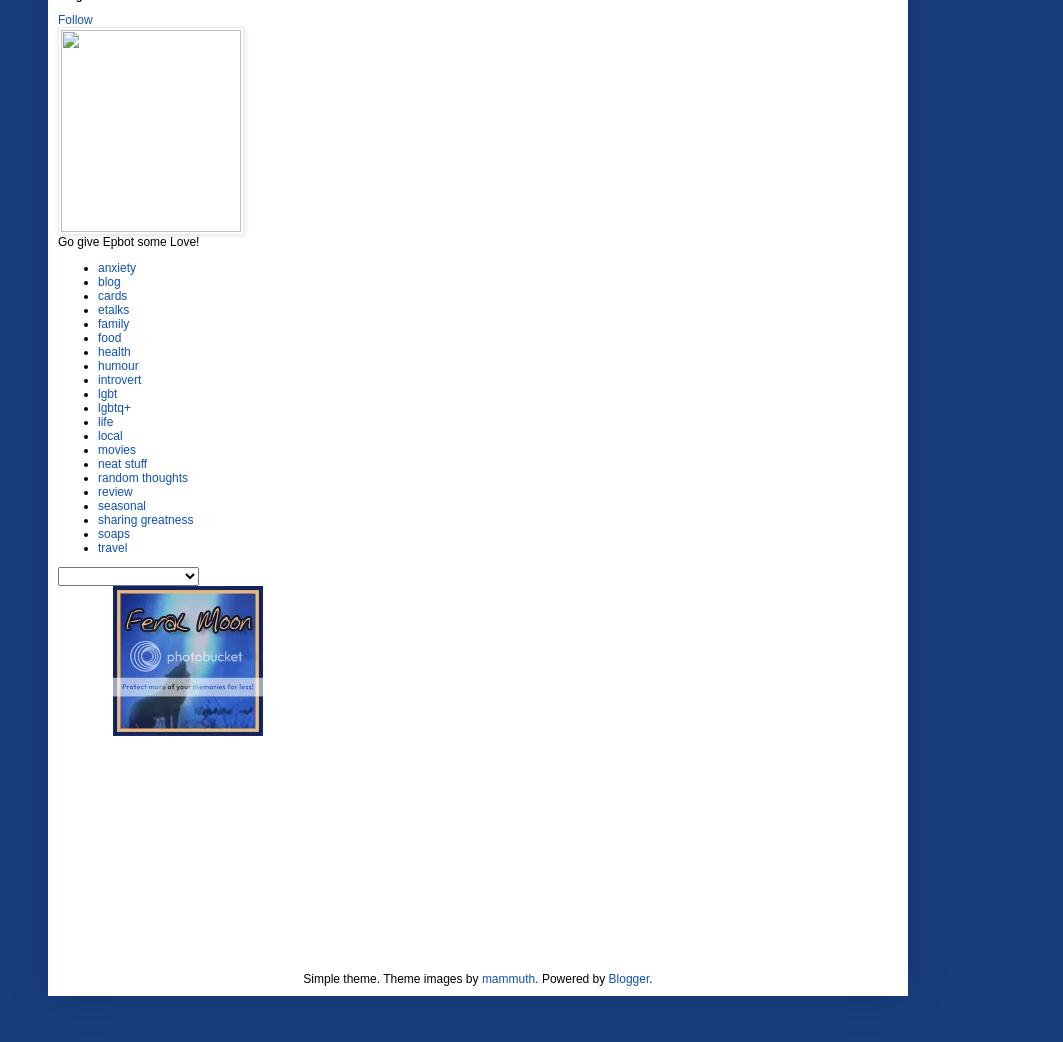  What do you see at coordinates (98, 519) in the screenshot?
I see `'sharing greatness'` at bounding box center [98, 519].